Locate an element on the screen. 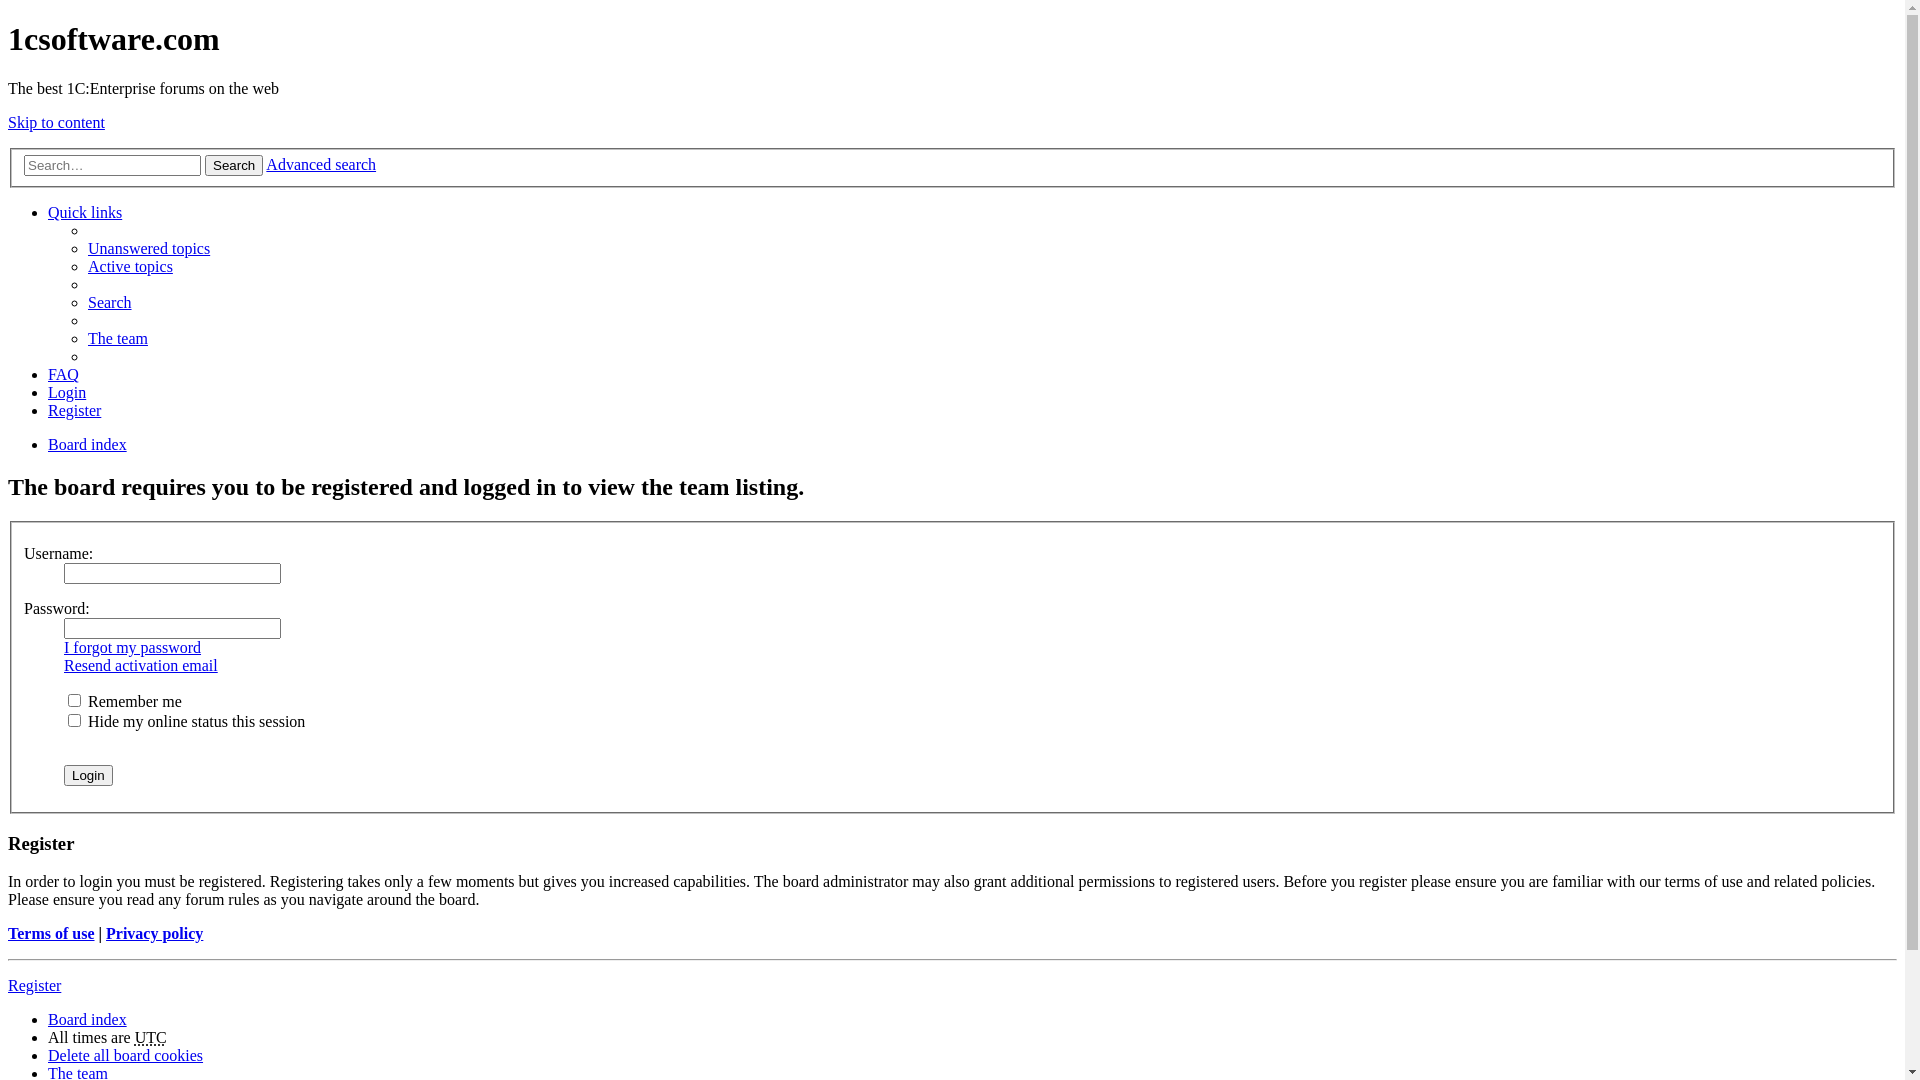 The width and height of the screenshot is (1920, 1080). 'The team' is located at coordinates (117, 337).